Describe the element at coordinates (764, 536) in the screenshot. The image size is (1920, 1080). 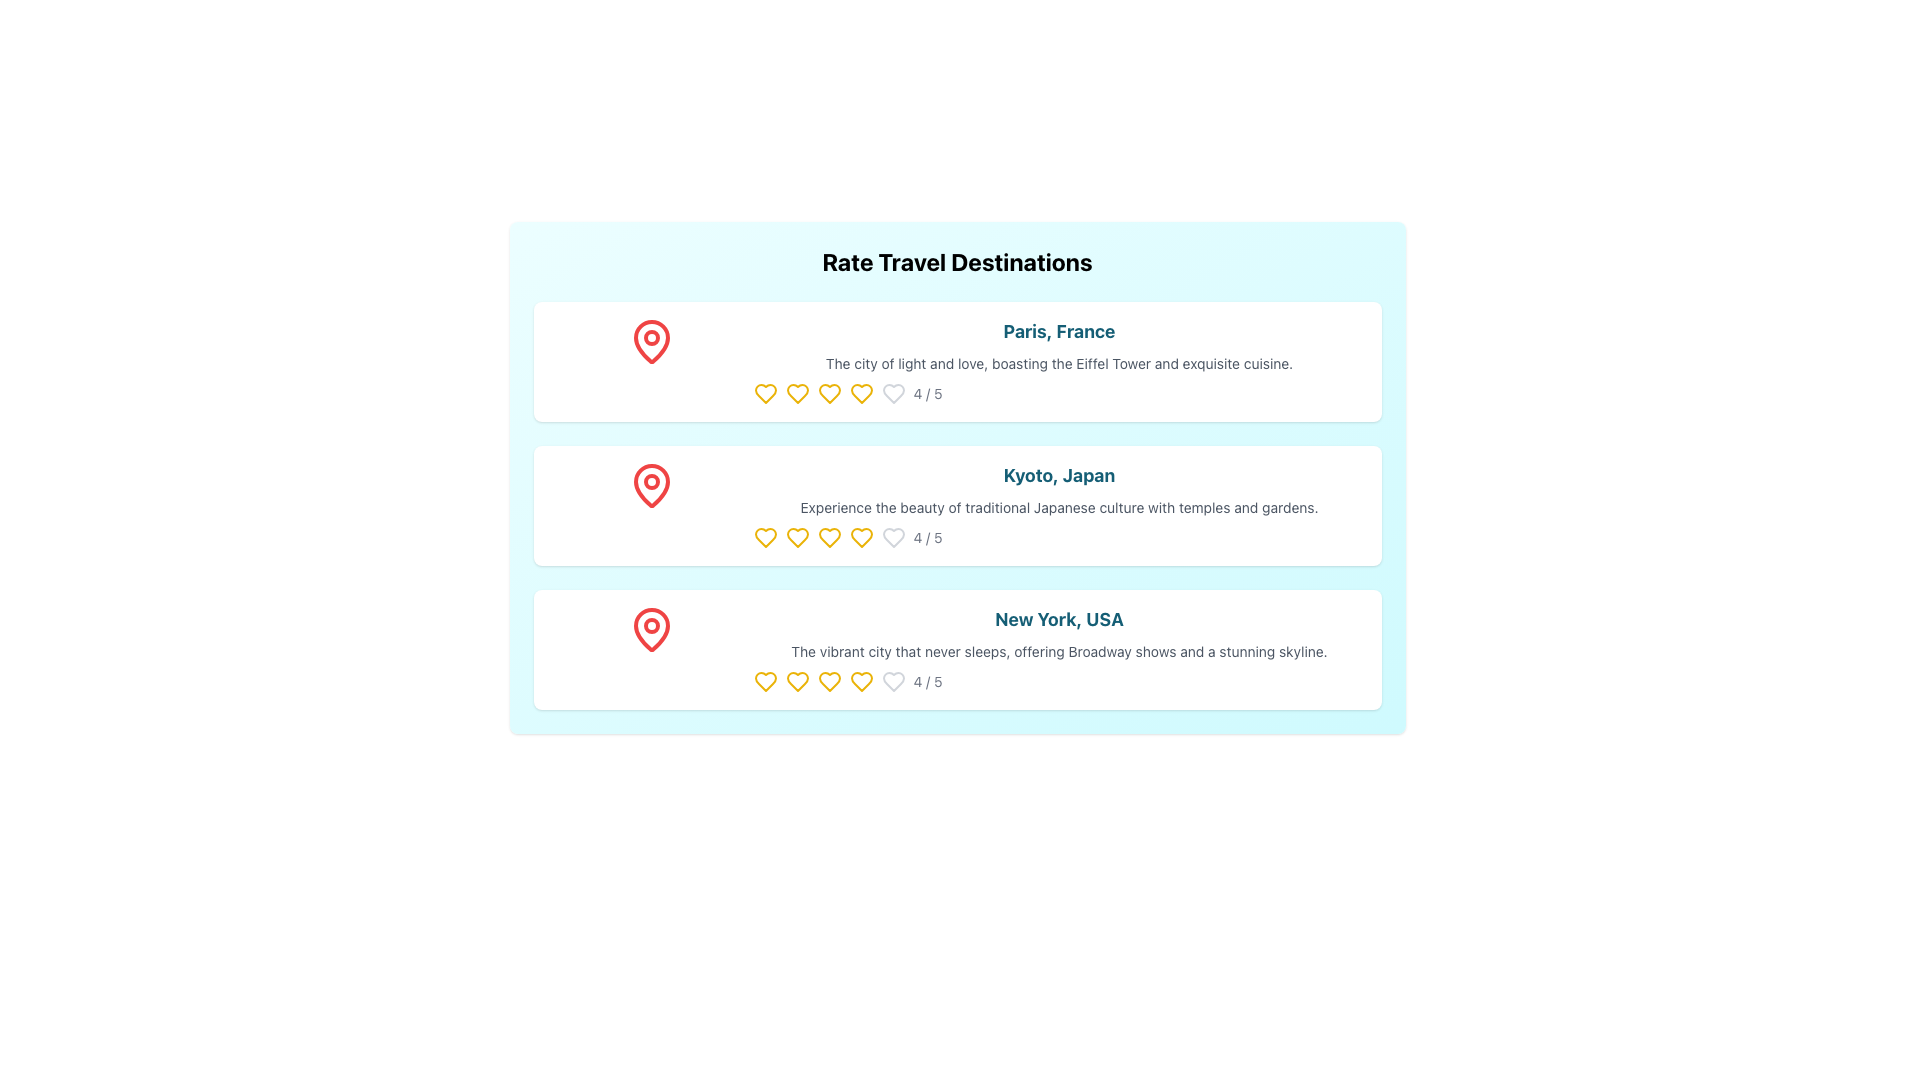
I see `the third heart-shaped icon outlined in gold under the entry titled 'Kyoto, Japan' for additional actions` at that location.